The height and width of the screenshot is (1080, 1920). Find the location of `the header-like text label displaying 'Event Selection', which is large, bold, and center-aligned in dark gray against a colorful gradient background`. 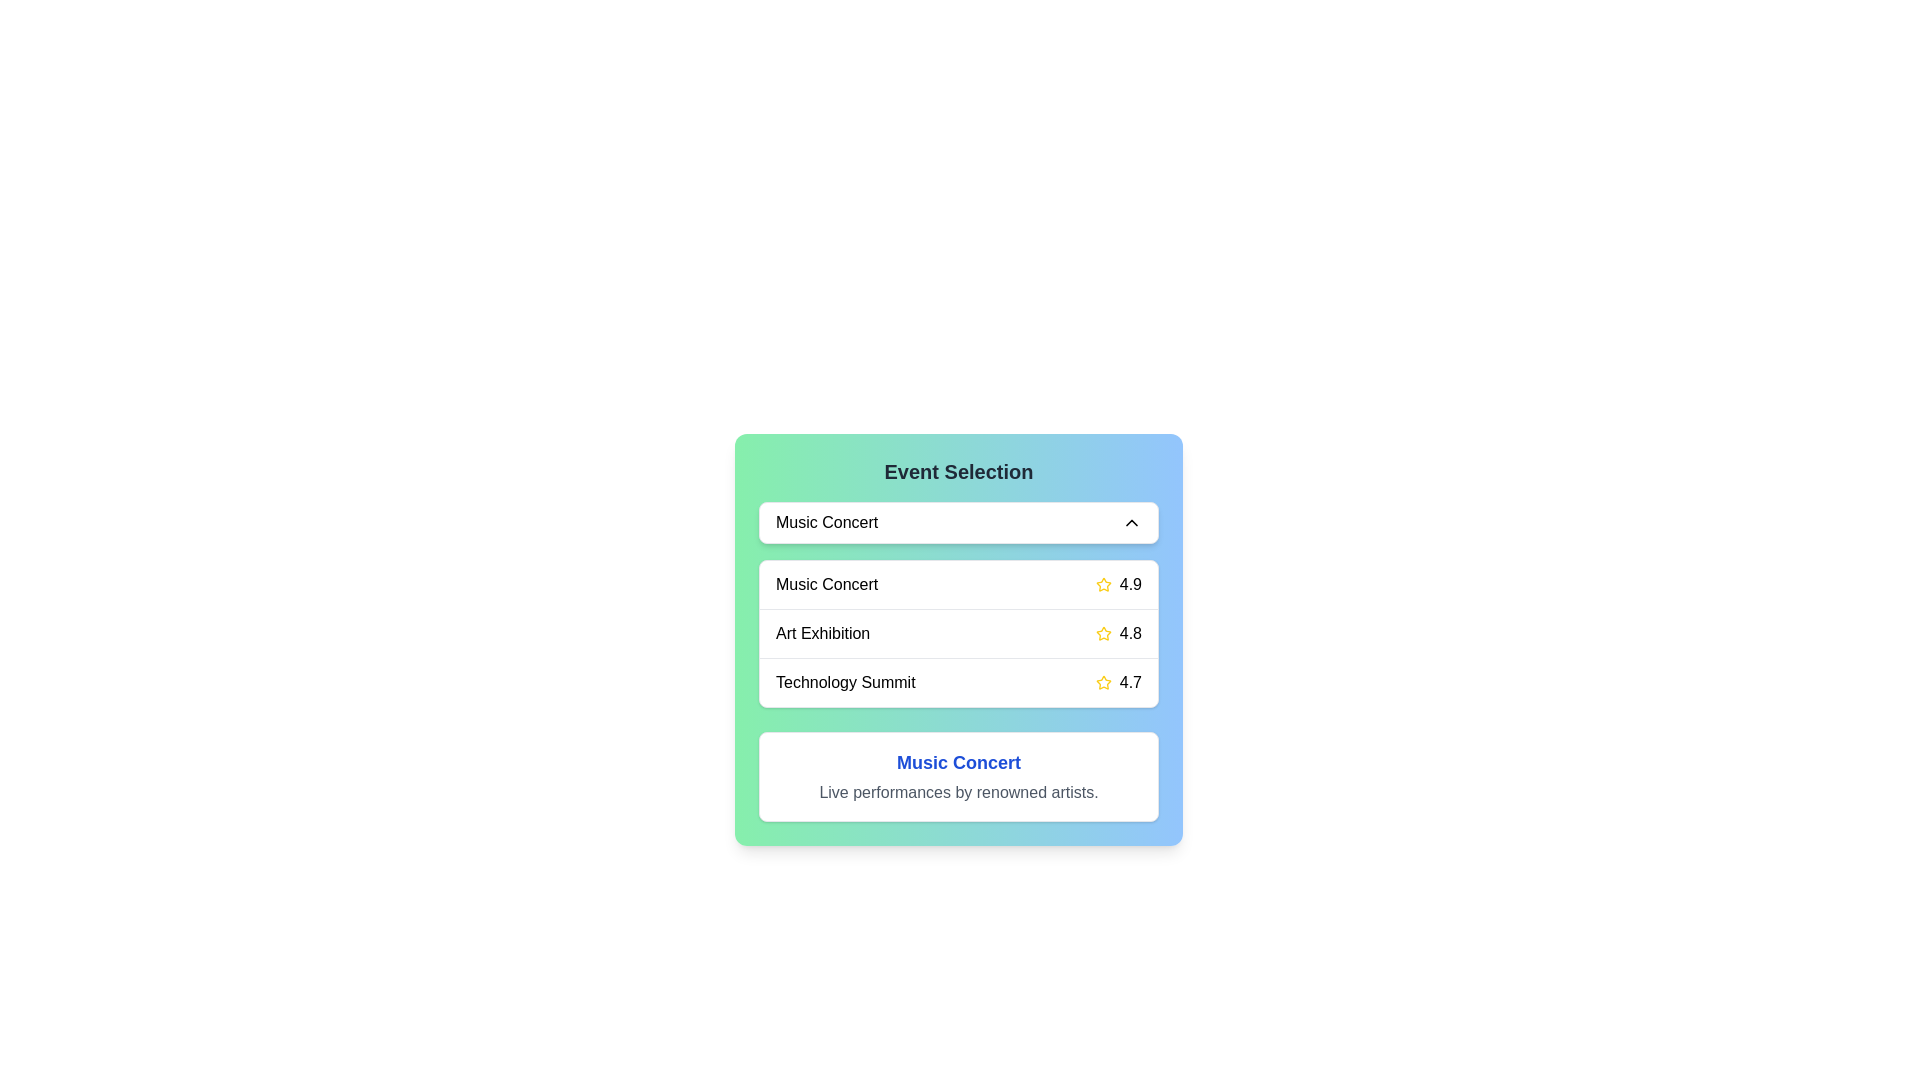

the header-like text label displaying 'Event Selection', which is large, bold, and center-aligned in dark gray against a colorful gradient background is located at coordinates (958, 471).